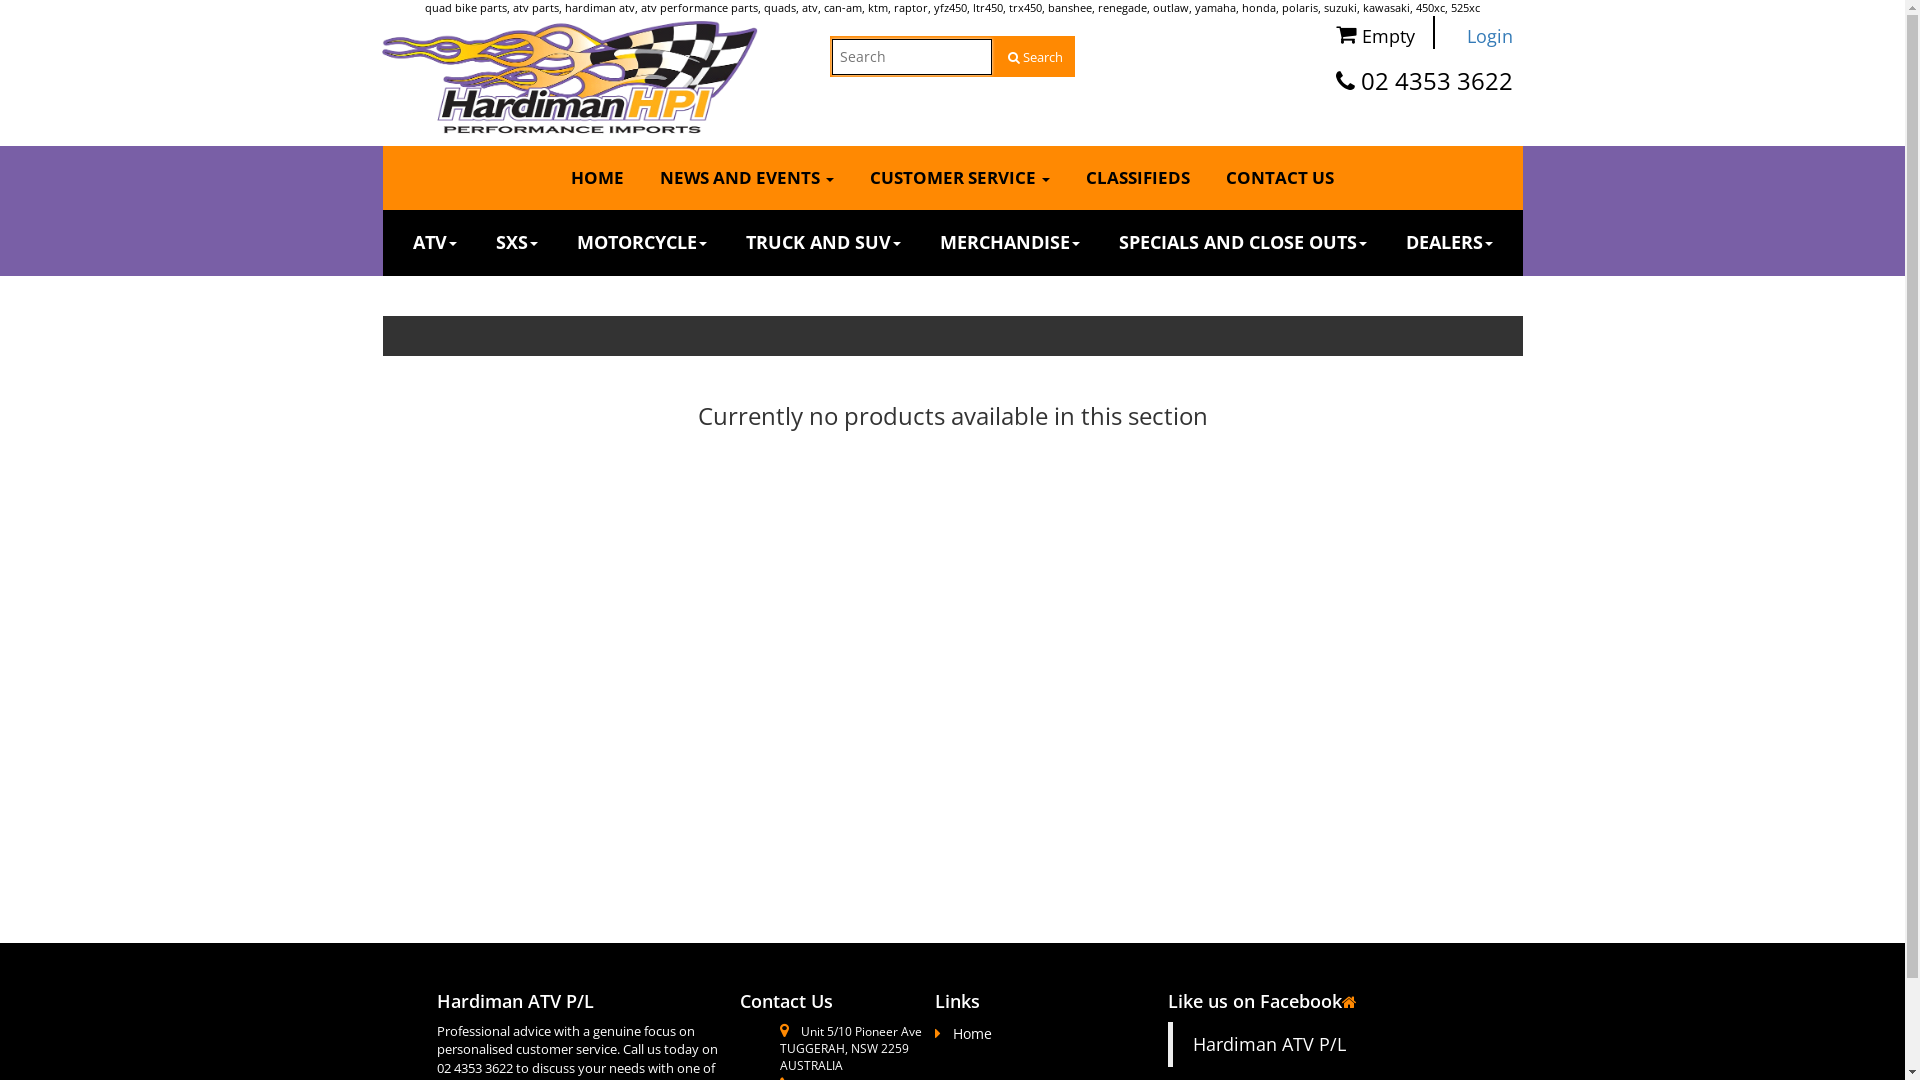 Image resolution: width=1920 pixels, height=1080 pixels. What do you see at coordinates (557, 242) in the screenshot?
I see `'MOTORCYCLE'` at bounding box center [557, 242].